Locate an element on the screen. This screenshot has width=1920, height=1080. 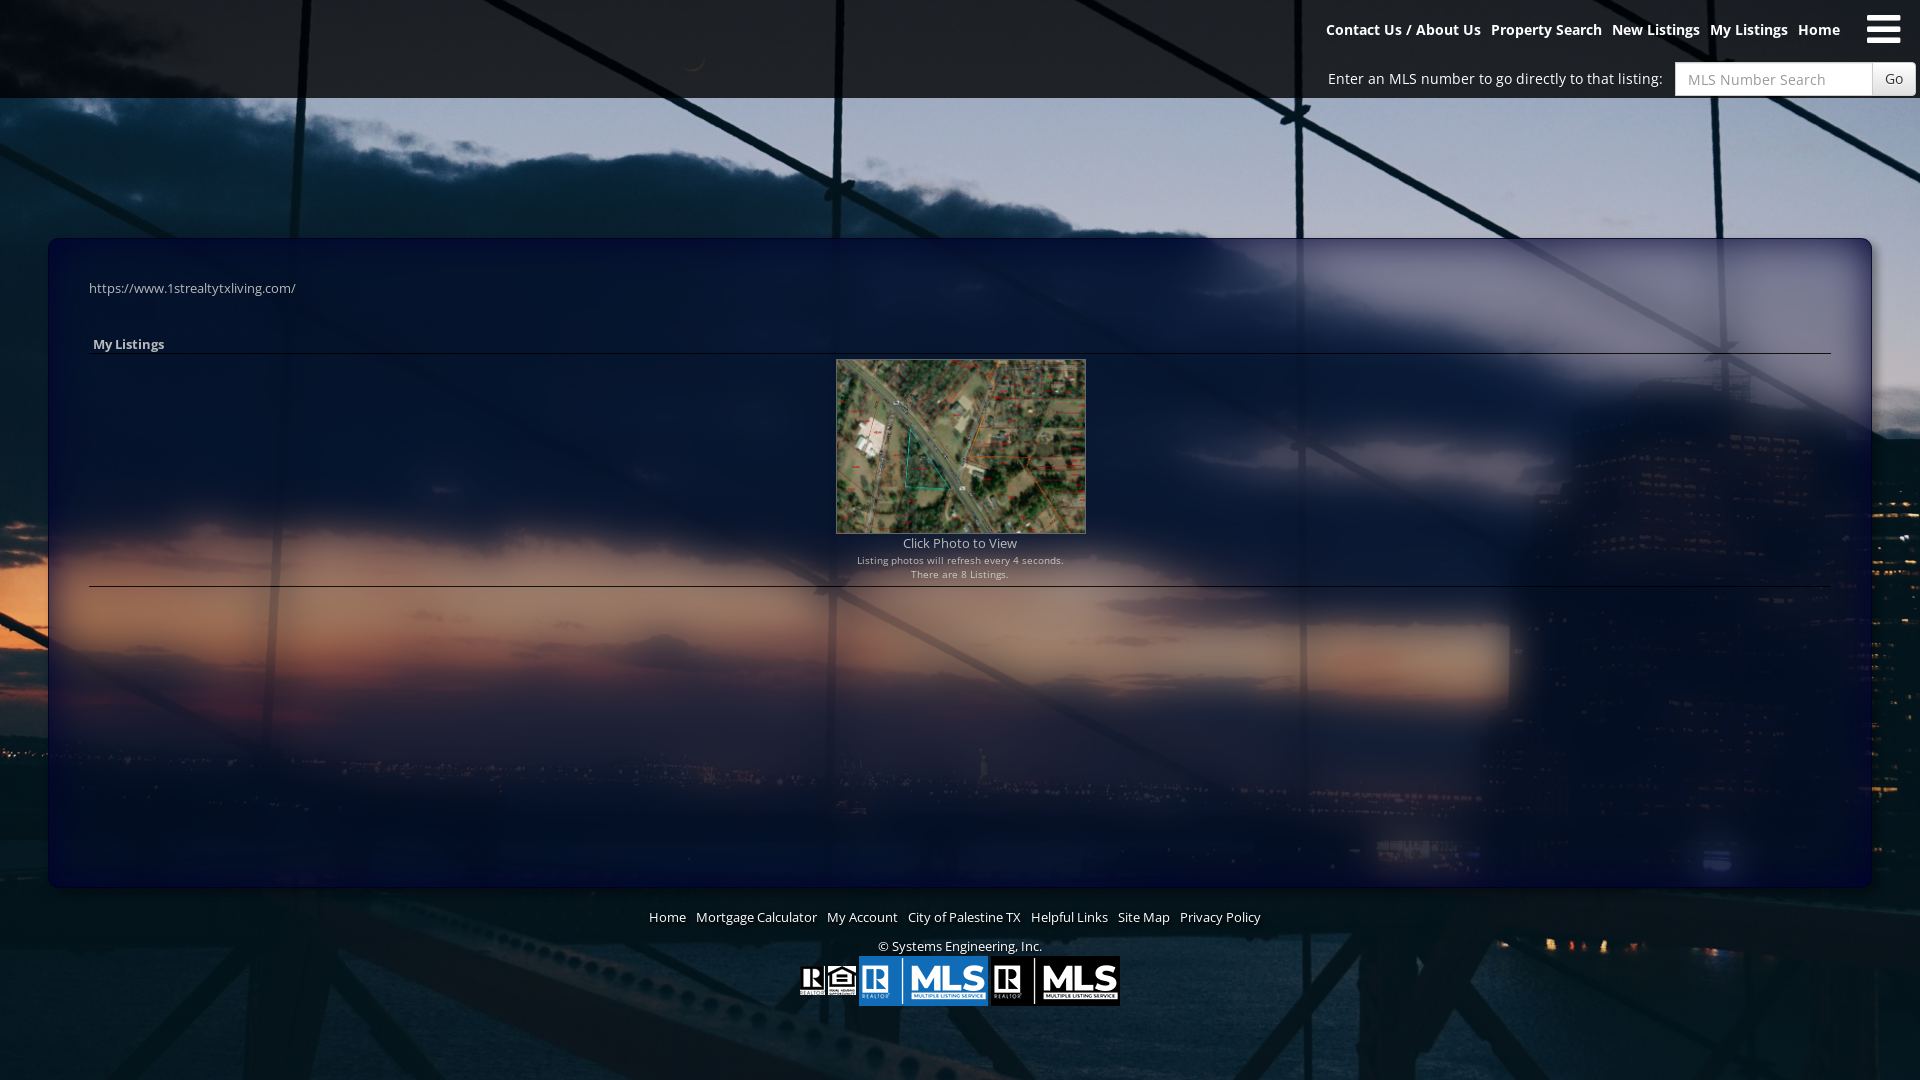
'City of Palestine TX' is located at coordinates (964, 917).